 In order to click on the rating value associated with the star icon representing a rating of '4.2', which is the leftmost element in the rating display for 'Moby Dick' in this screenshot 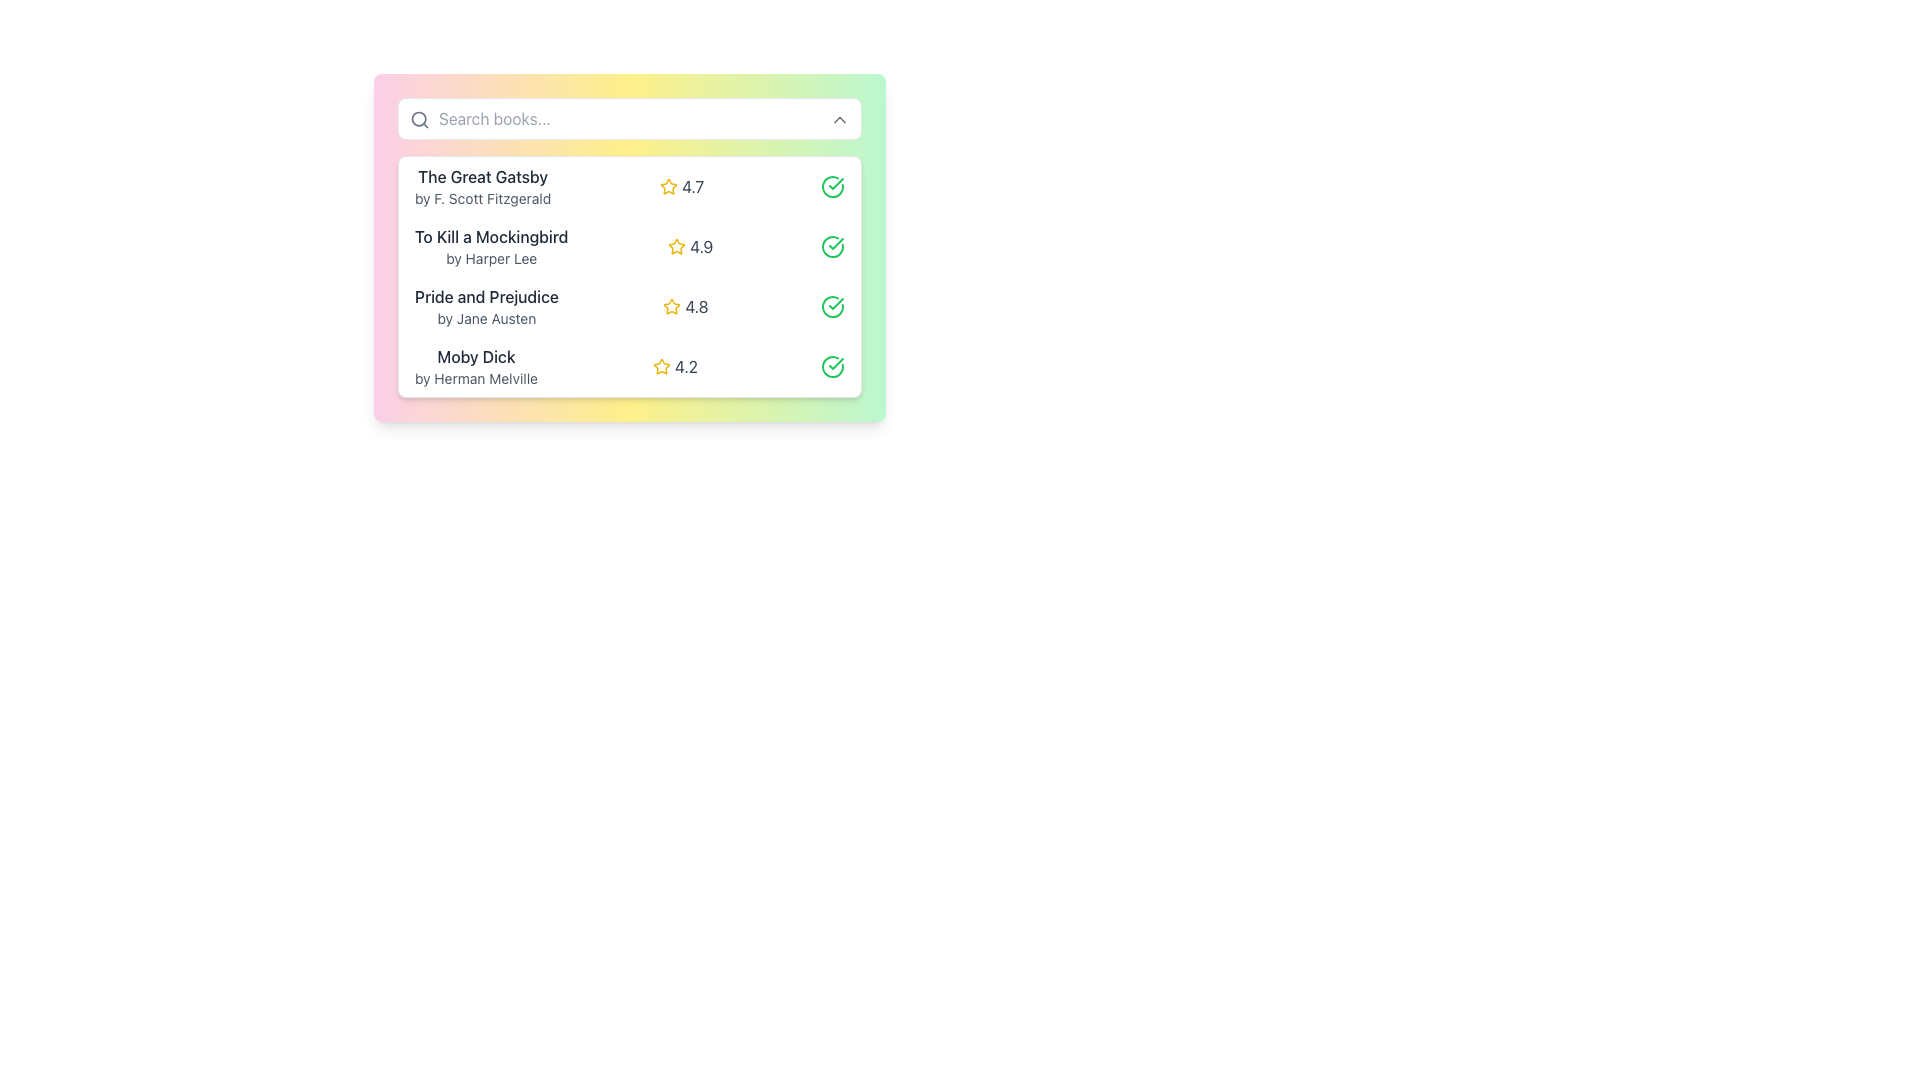, I will do `click(662, 366)`.